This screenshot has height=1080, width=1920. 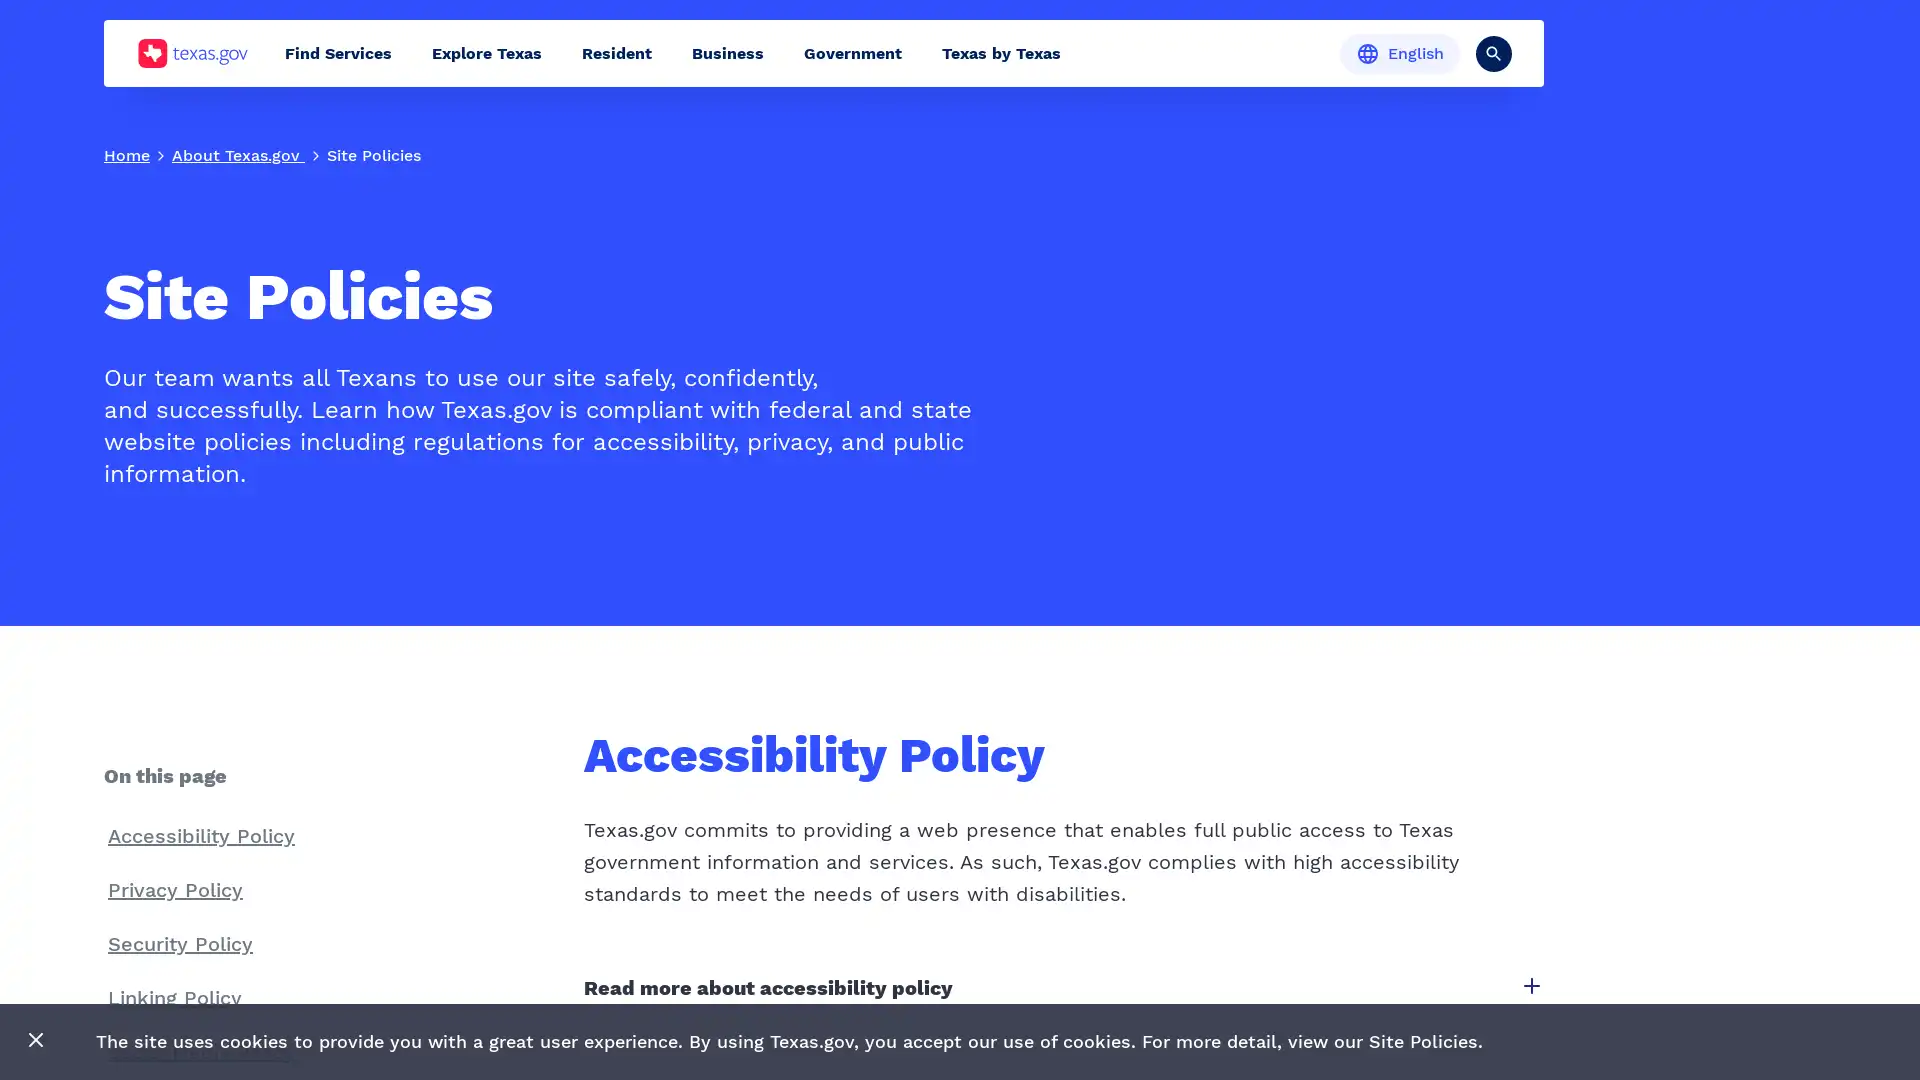 What do you see at coordinates (338, 52) in the screenshot?
I see `Find Services` at bounding box center [338, 52].